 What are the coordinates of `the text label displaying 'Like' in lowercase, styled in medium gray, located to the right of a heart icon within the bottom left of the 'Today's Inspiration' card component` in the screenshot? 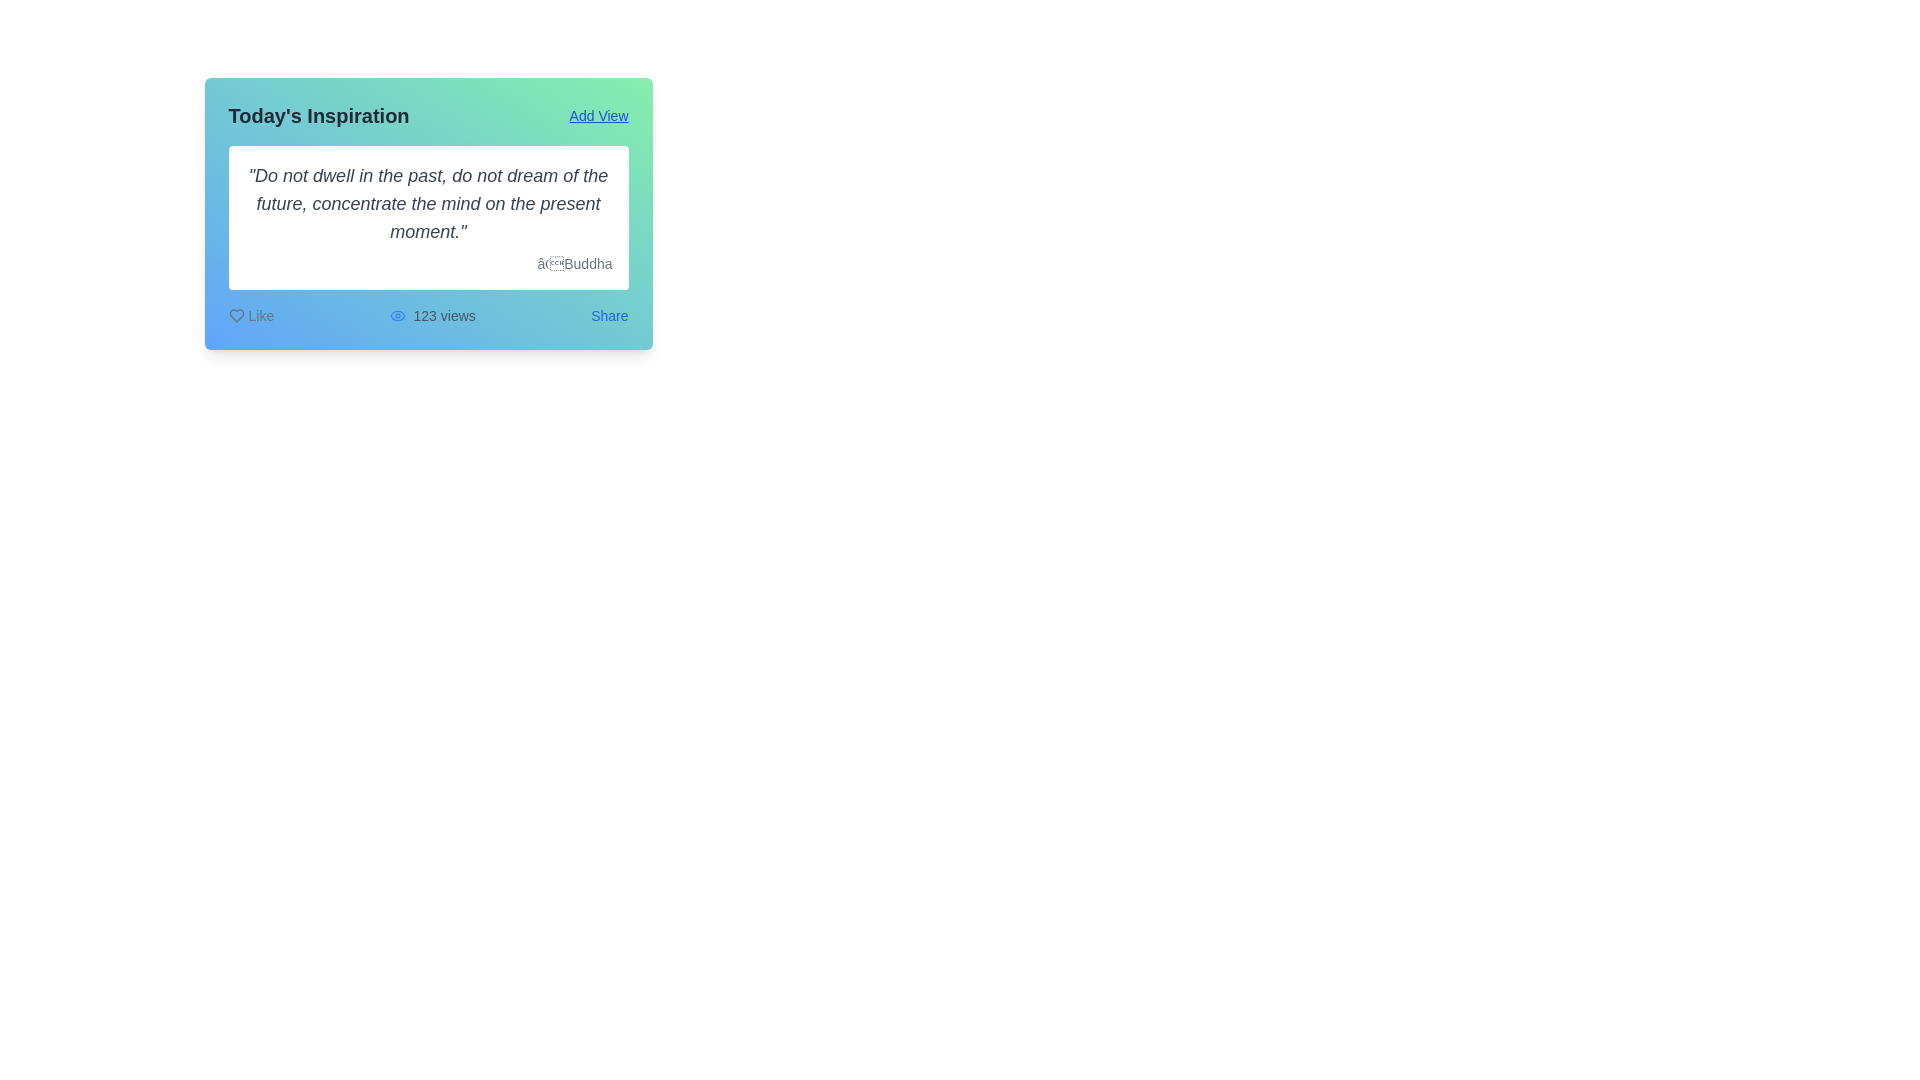 It's located at (260, 315).